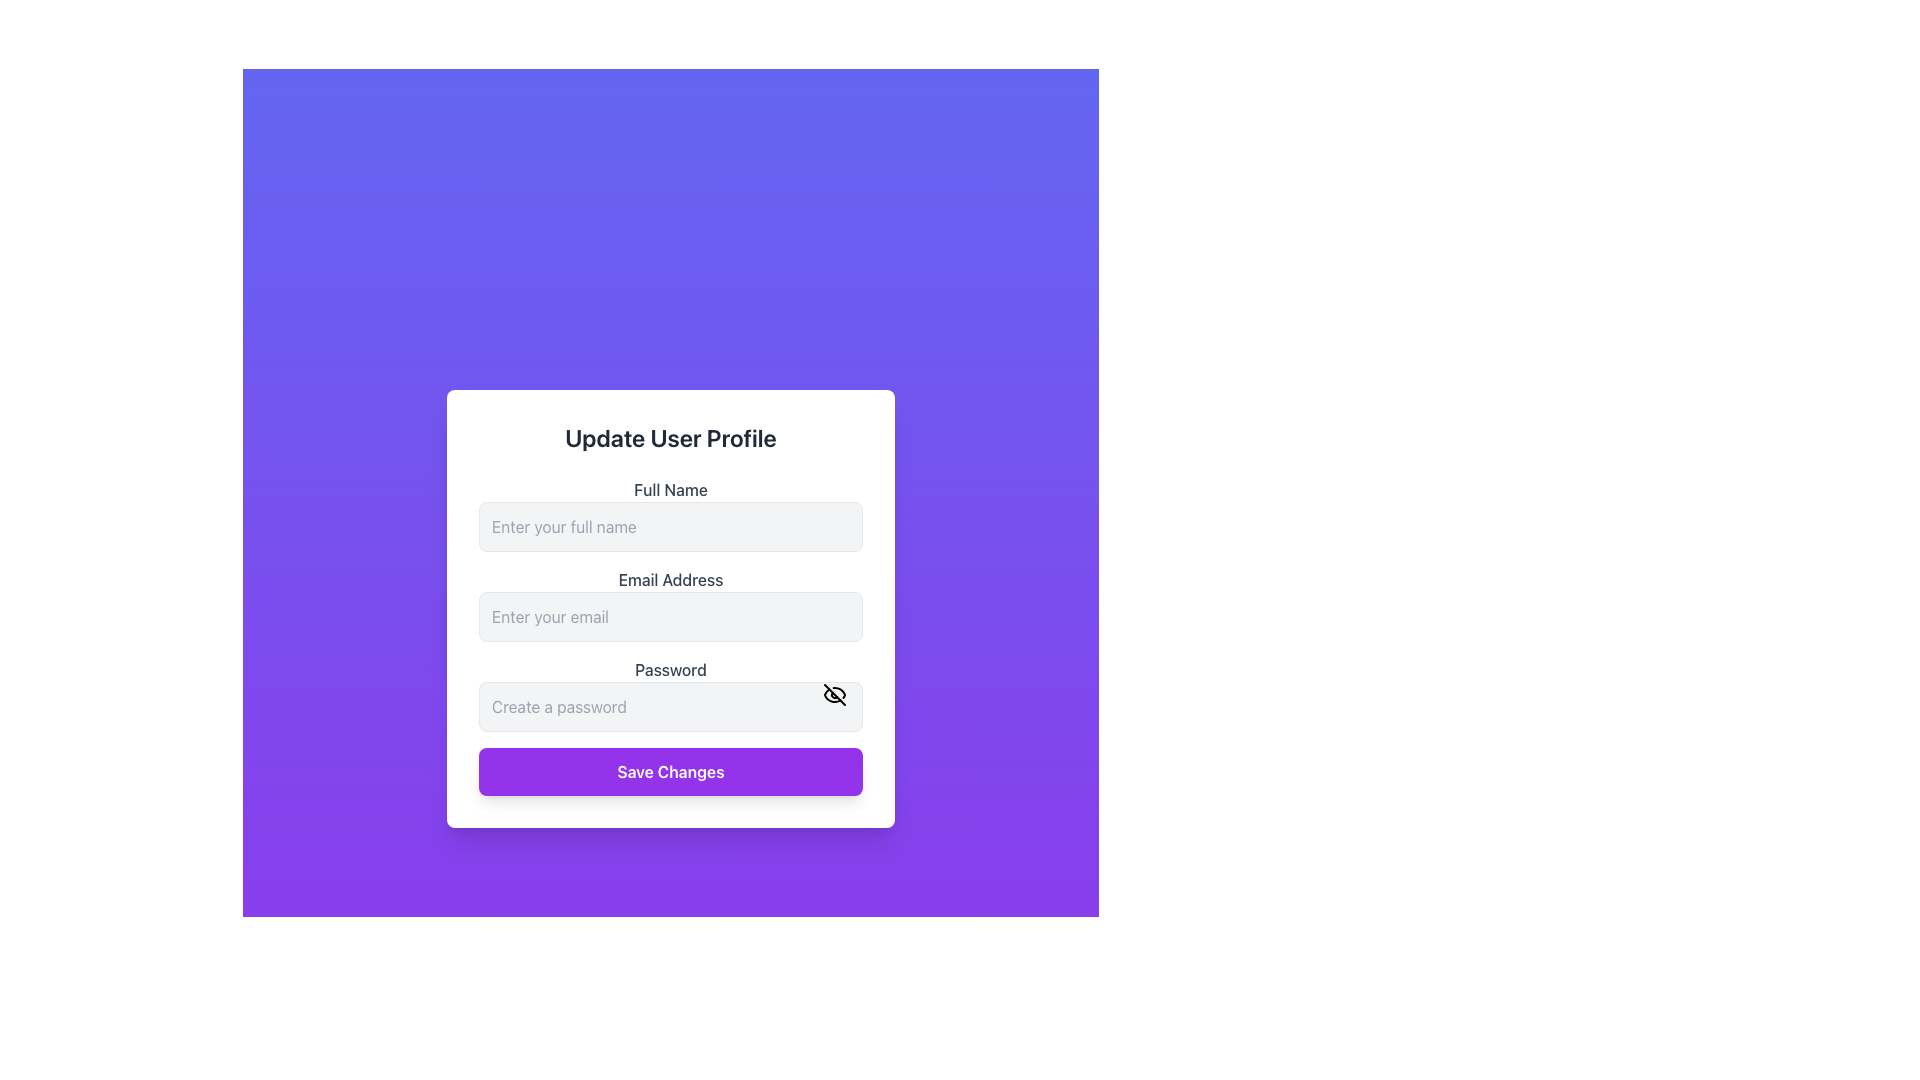 This screenshot has width=1920, height=1080. I want to click on the 'Save Changes' button located at the bottom of the form, so click(671, 770).